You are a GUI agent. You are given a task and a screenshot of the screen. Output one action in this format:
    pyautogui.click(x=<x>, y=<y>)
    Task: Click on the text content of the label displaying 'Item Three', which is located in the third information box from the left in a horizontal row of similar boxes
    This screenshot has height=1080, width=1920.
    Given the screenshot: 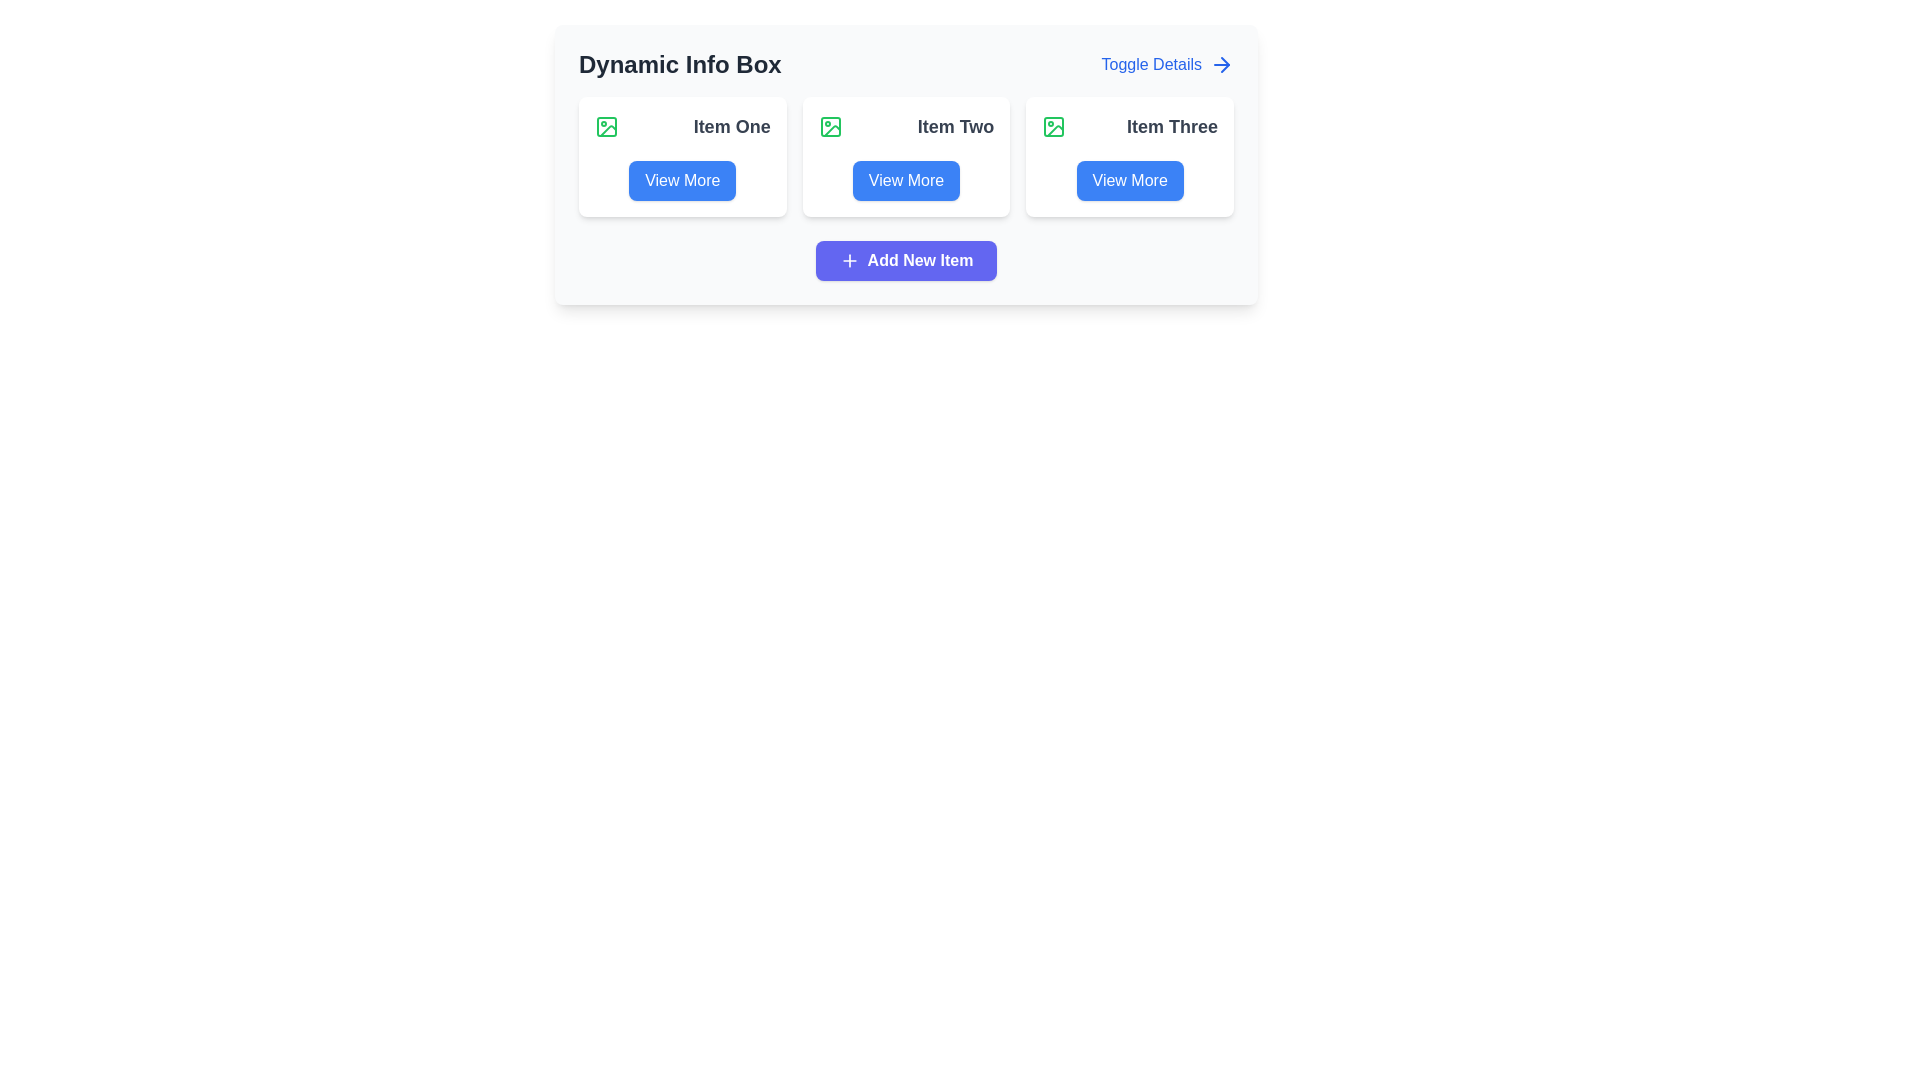 What is the action you would take?
    pyautogui.click(x=1172, y=127)
    